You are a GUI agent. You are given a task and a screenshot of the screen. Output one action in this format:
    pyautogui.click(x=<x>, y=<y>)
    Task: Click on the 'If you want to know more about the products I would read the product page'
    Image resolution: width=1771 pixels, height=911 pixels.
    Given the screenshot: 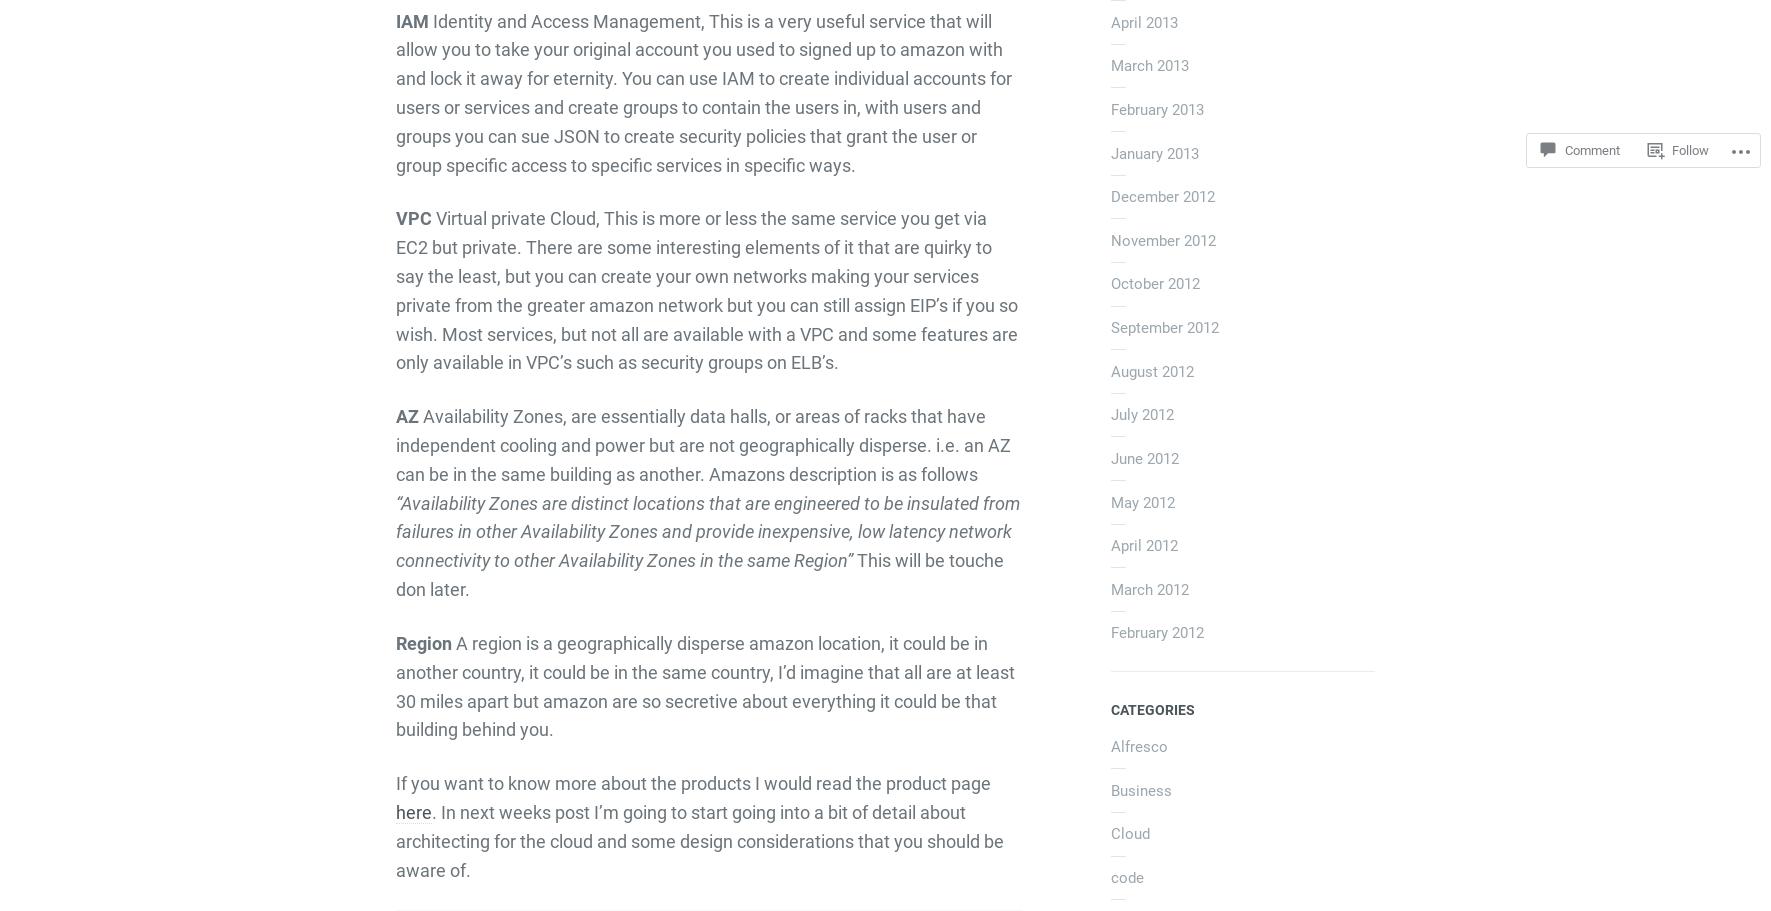 What is the action you would take?
    pyautogui.click(x=394, y=783)
    